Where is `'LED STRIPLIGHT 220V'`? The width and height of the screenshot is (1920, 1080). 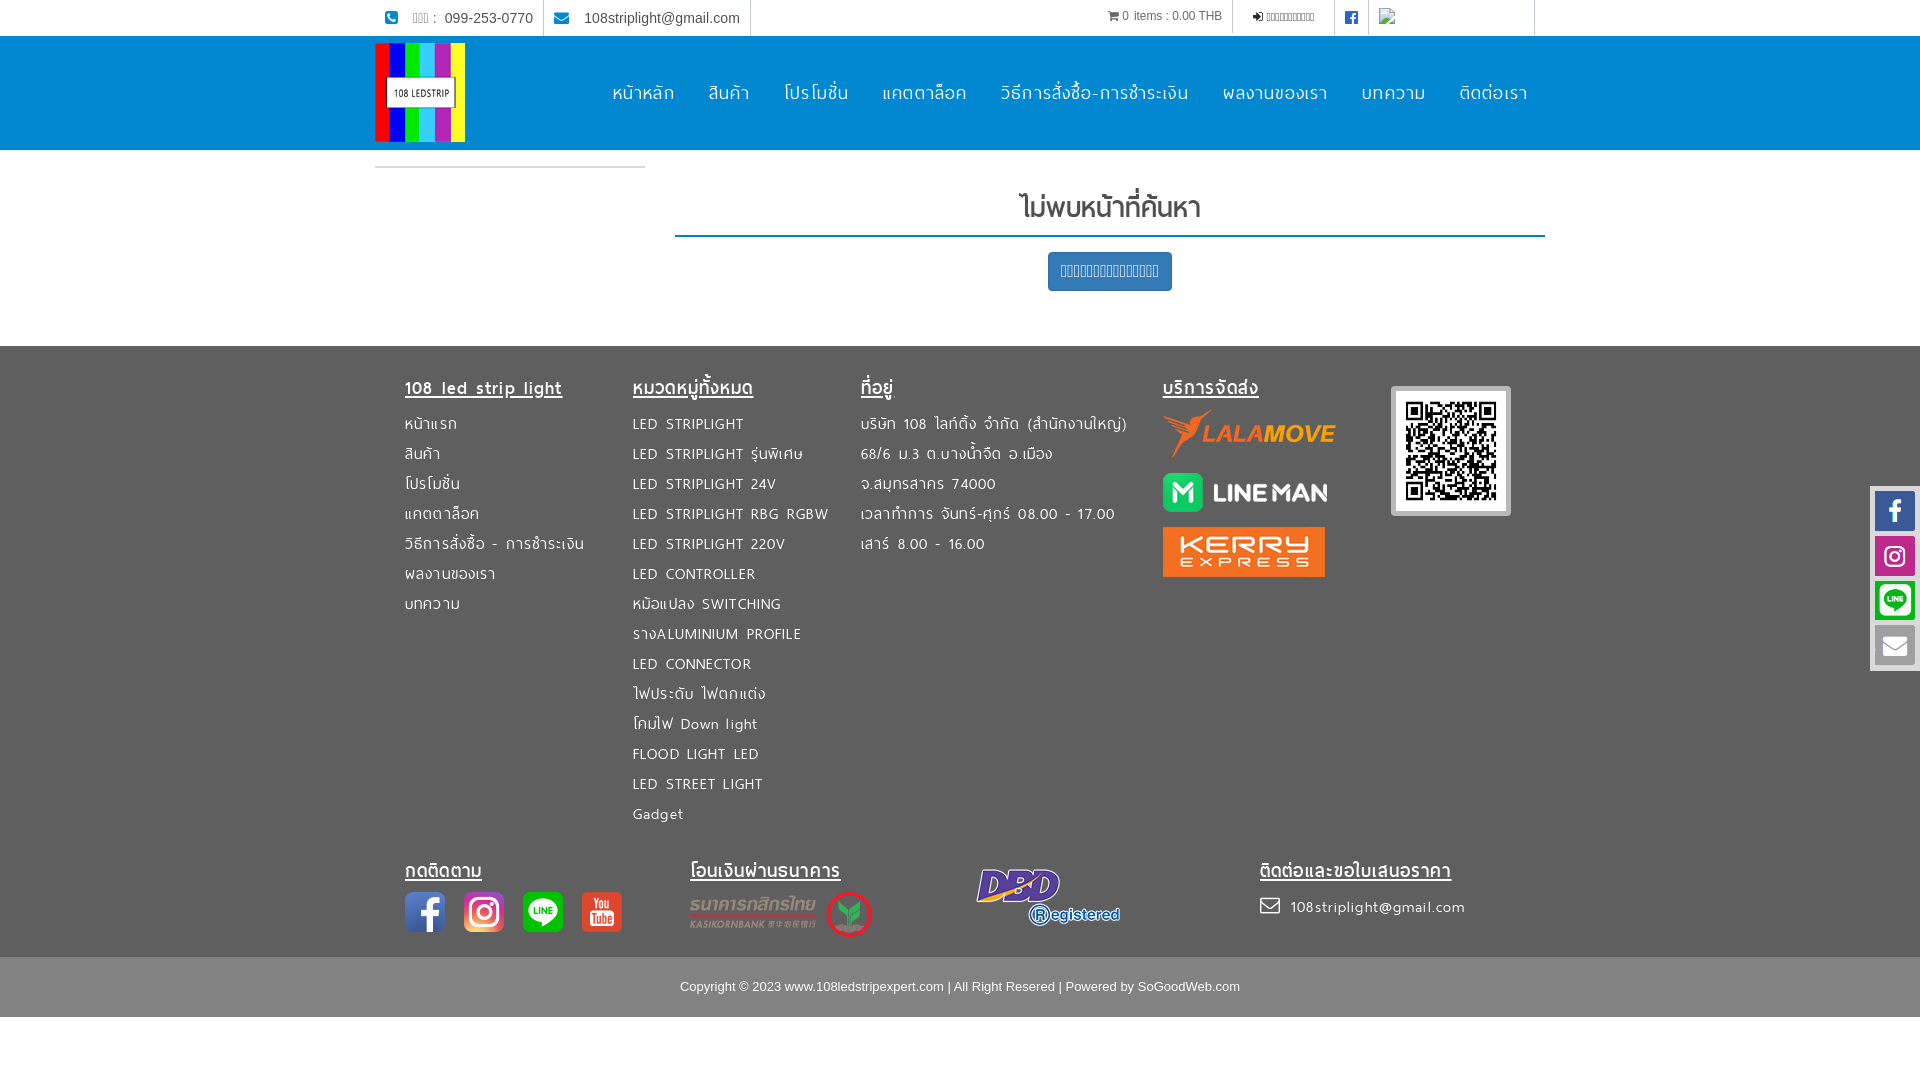 'LED STRIPLIGHT 220V' is located at coordinates (632, 543).